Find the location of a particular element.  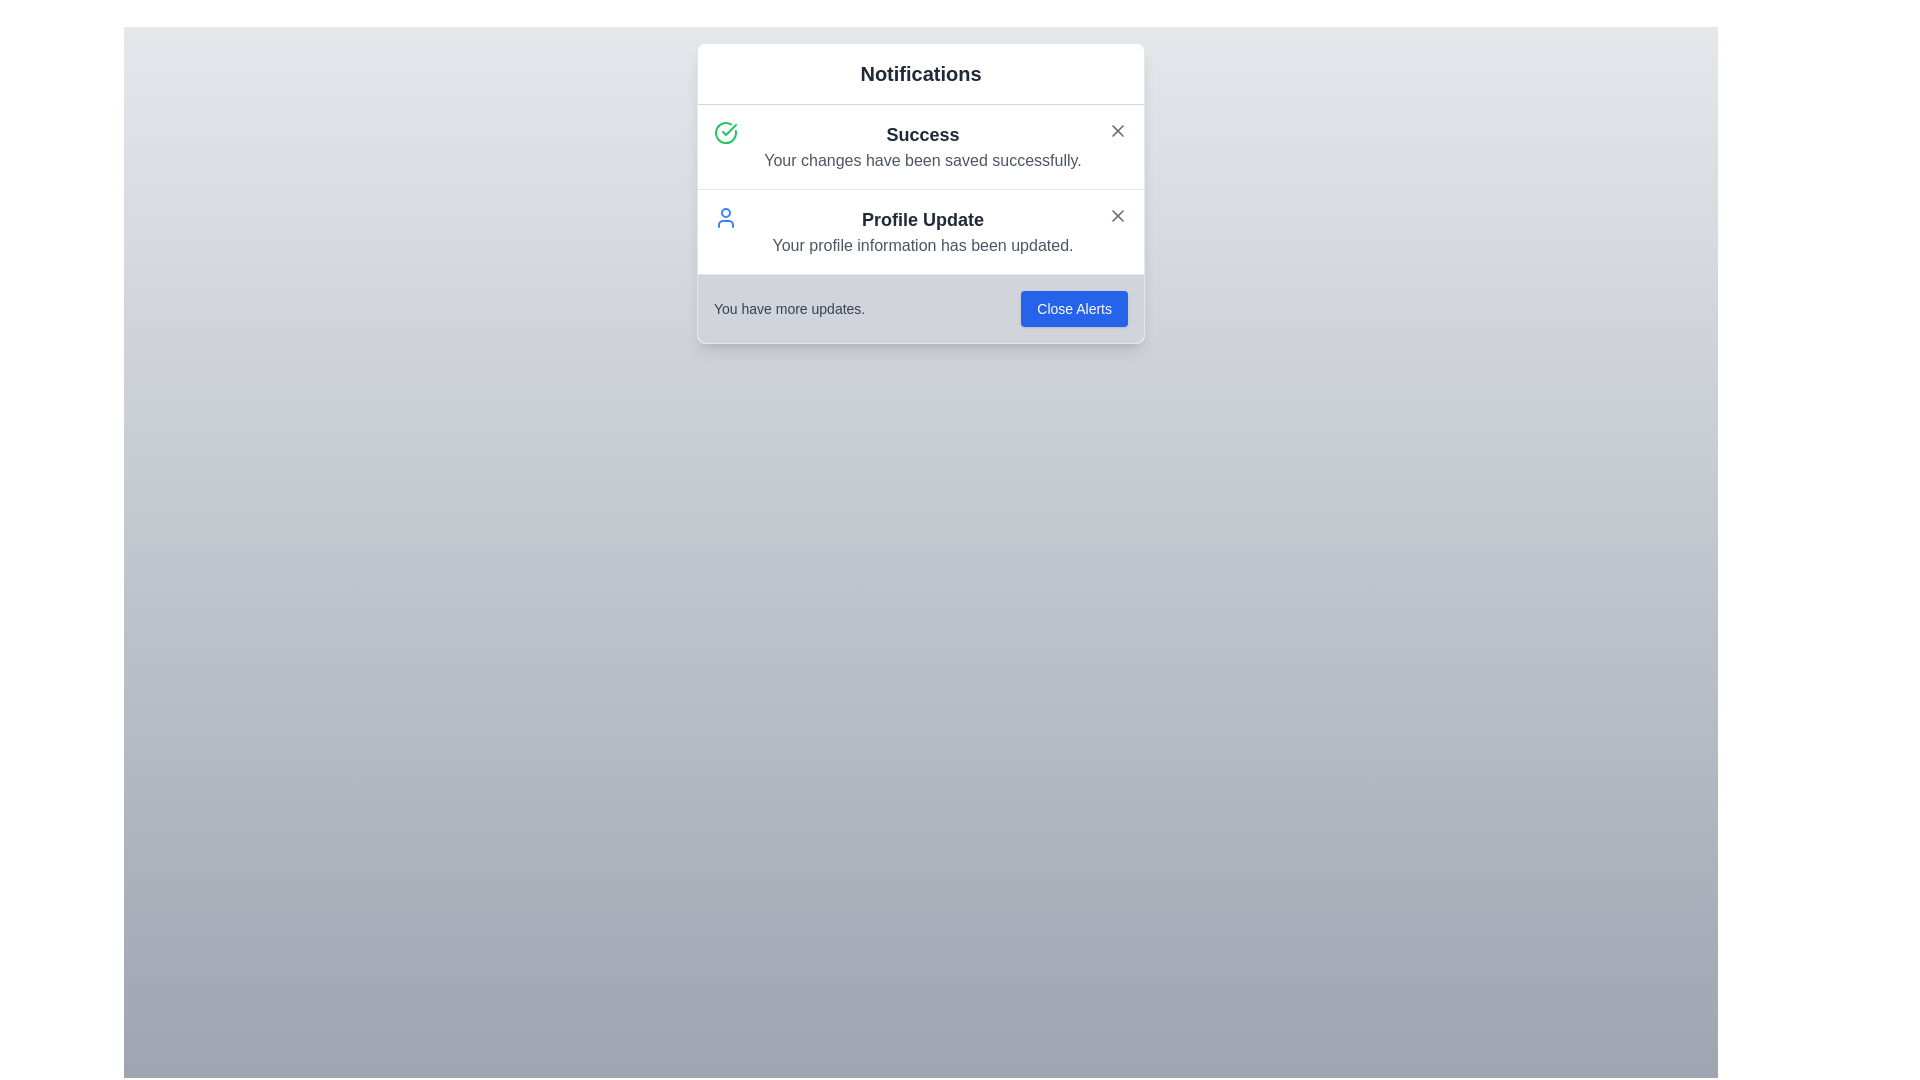

the 'Close Alerts' button is located at coordinates (1073, 308).